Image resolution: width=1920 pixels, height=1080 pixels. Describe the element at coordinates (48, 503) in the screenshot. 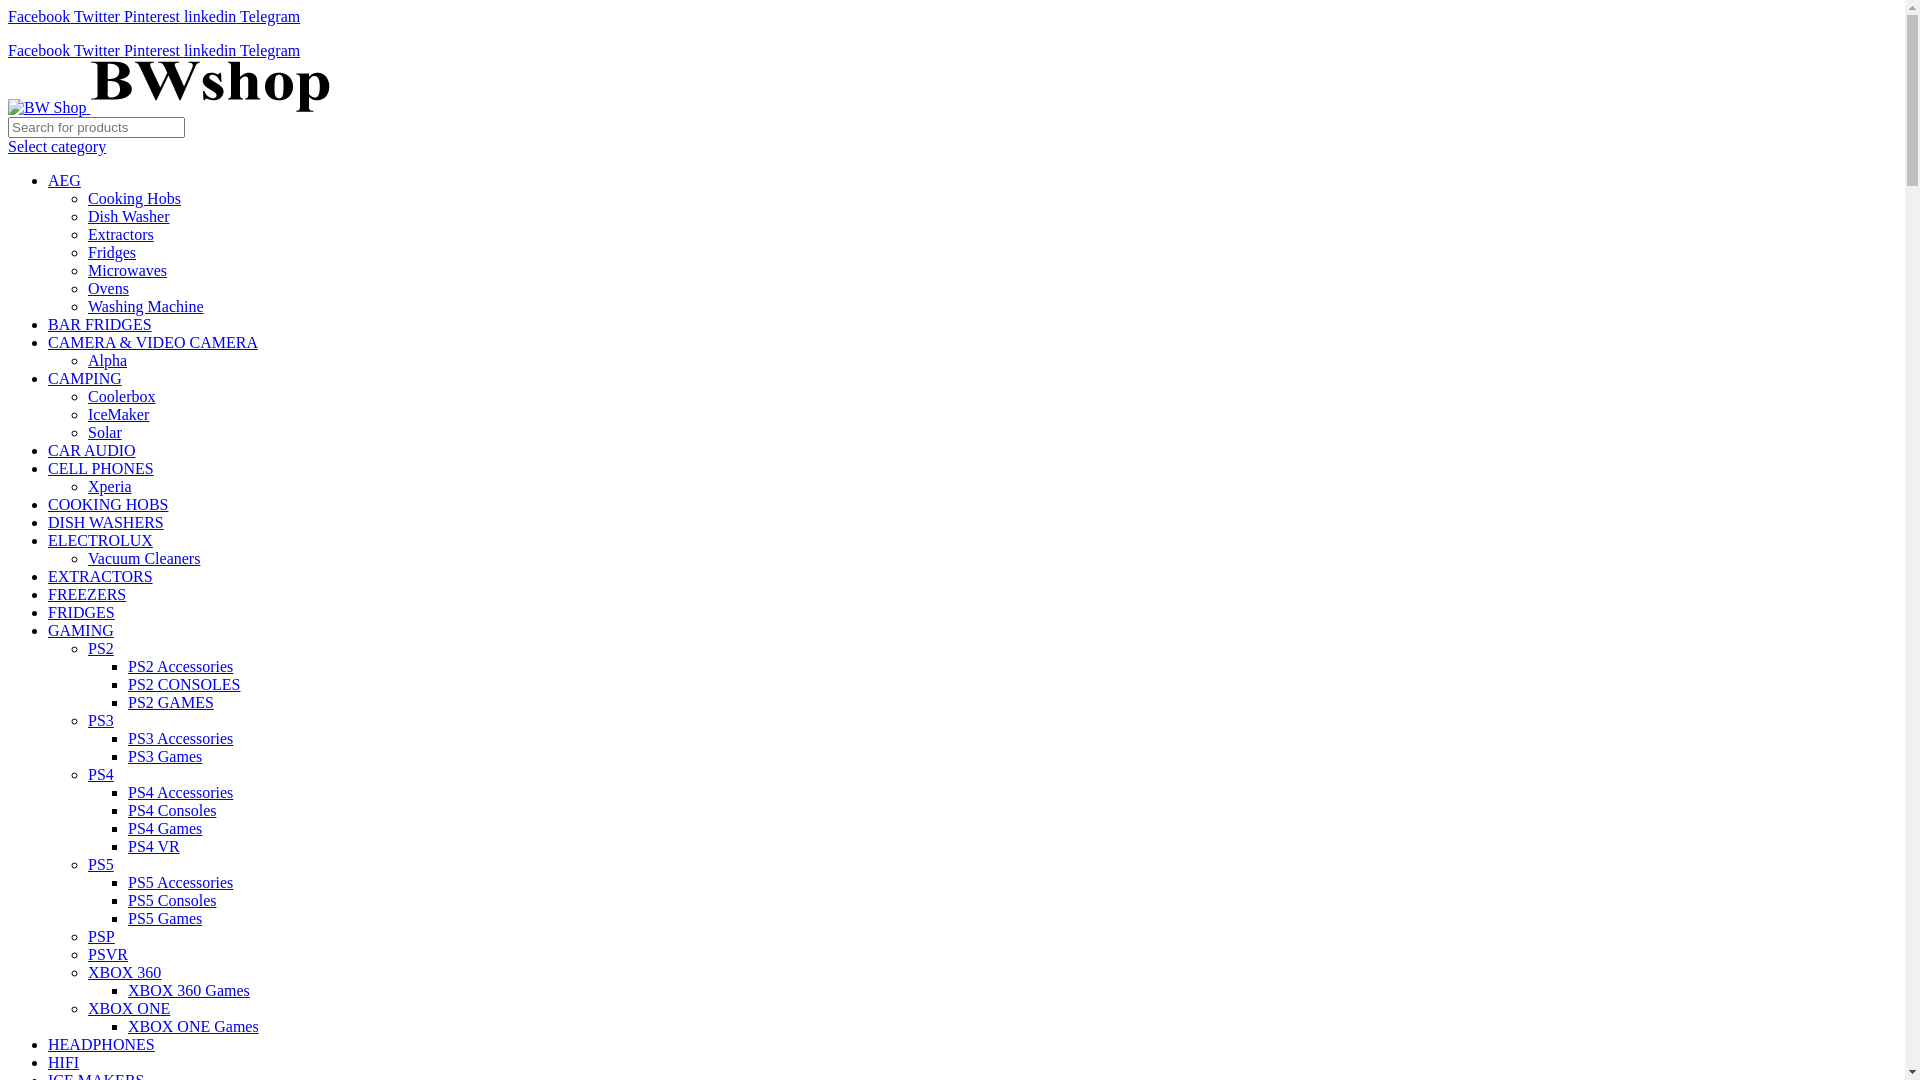

I see `'COOKING HOBS'` at that location.